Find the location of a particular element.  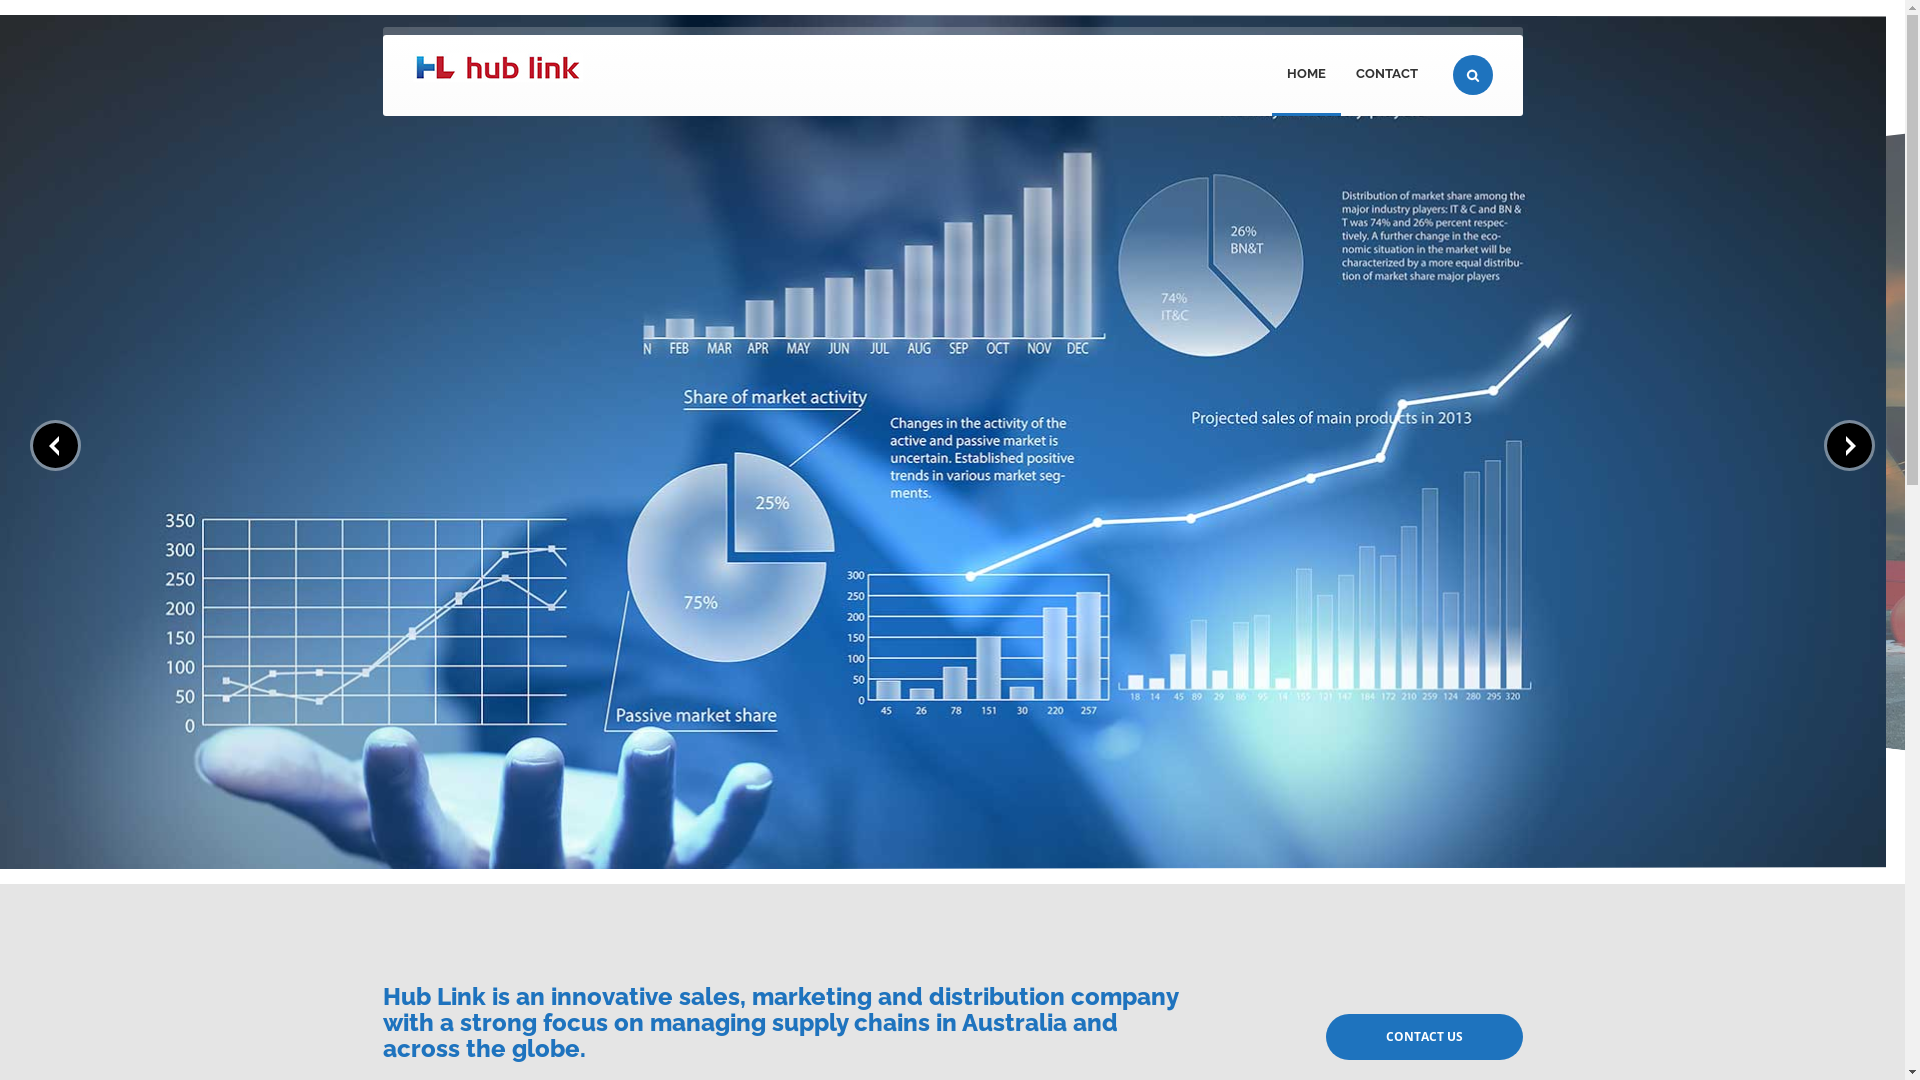

'CONTACT' is located at coordinates (1385, 74).